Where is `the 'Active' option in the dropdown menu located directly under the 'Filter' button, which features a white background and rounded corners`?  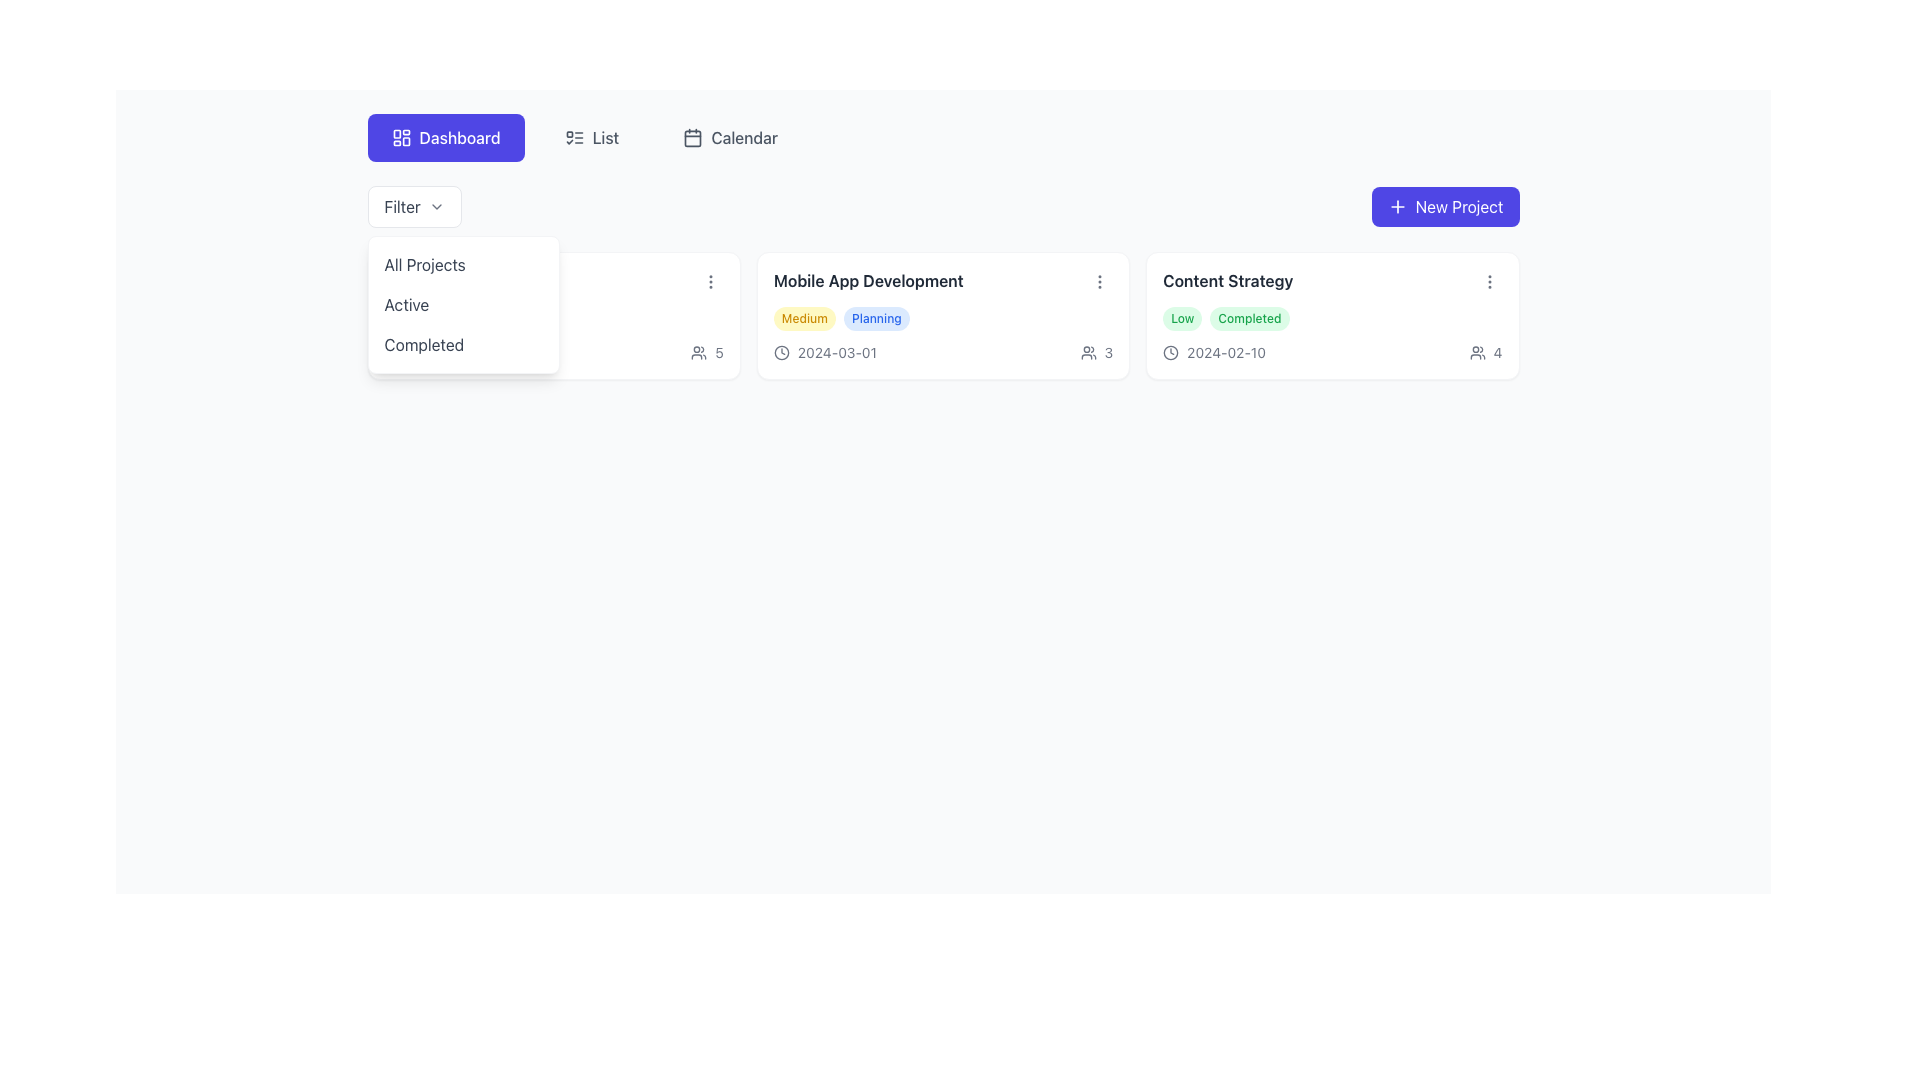
the 'Active' option in the dropdown menu located directly under the 'Filter' button, which features a white background and rounded corners is located at coordinates (462, 304).